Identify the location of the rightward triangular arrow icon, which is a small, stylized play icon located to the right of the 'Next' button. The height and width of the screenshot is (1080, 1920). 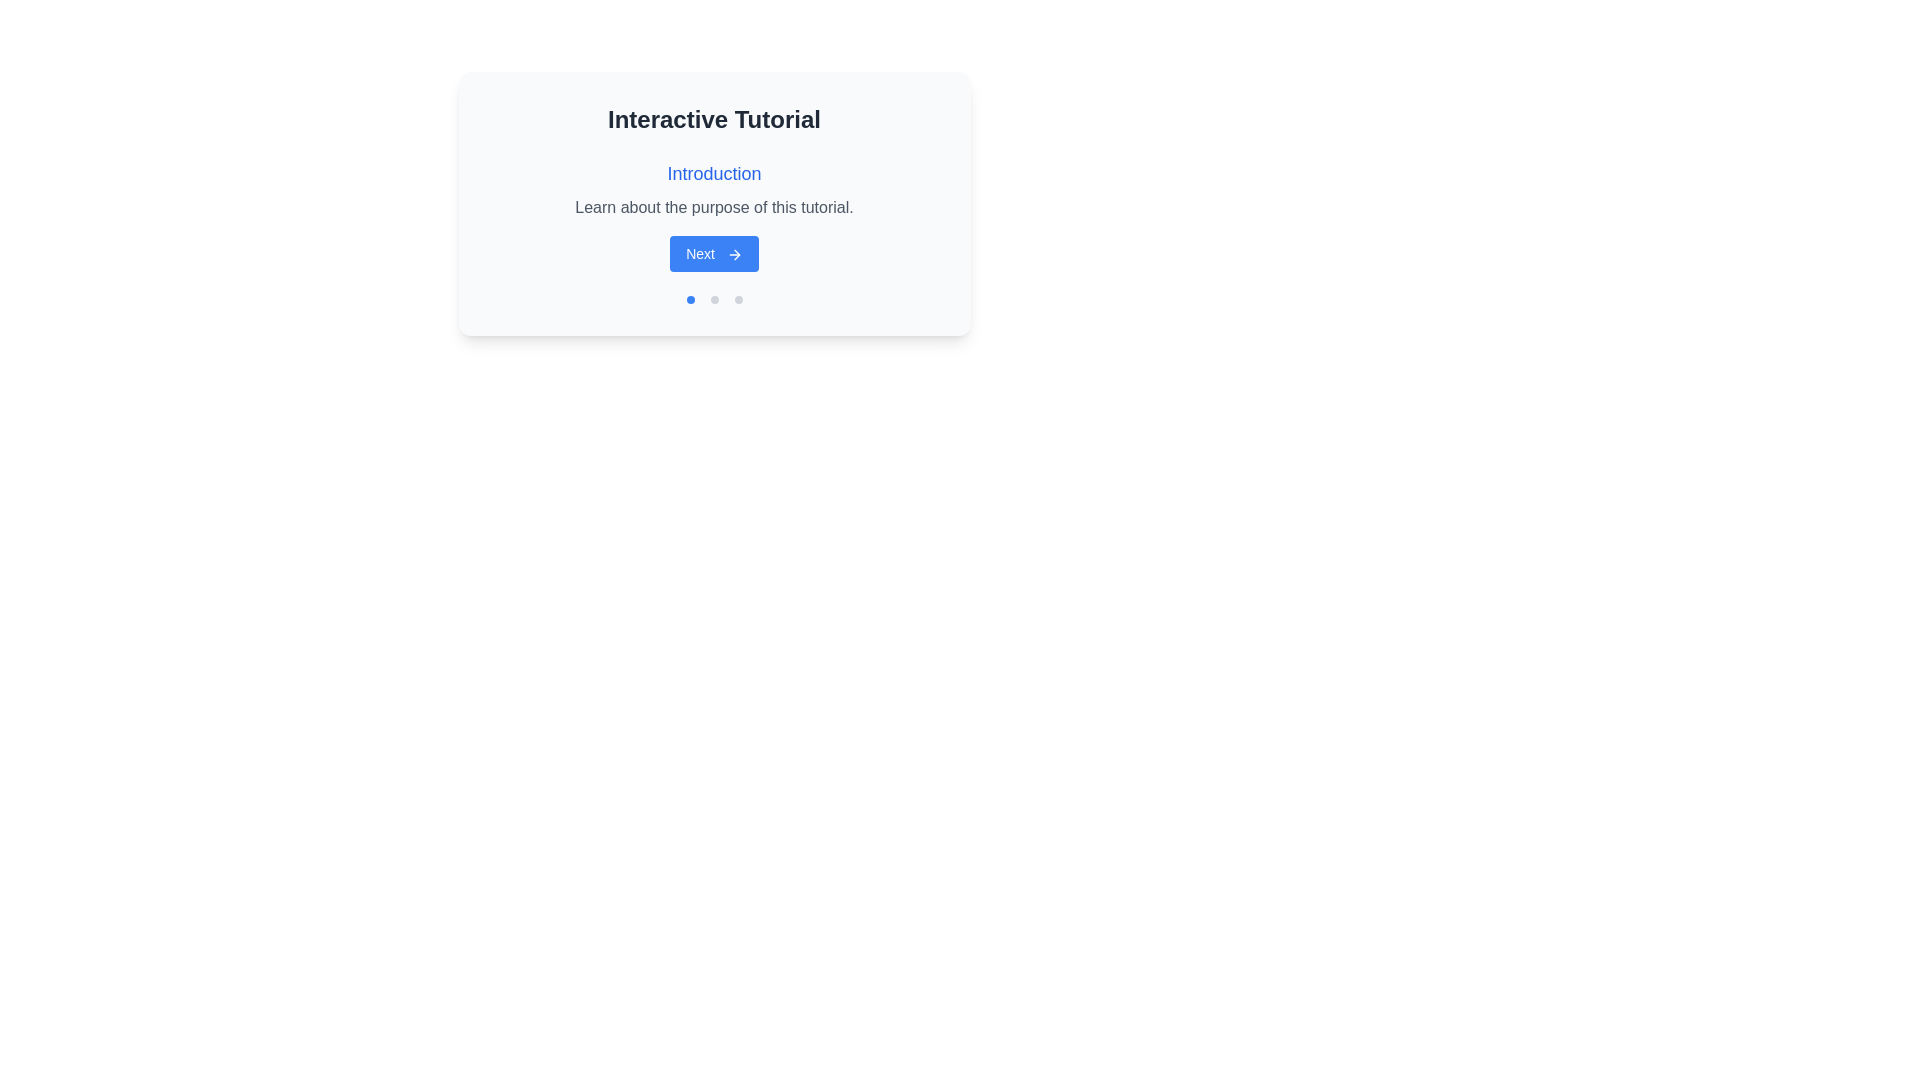
(736, 254).